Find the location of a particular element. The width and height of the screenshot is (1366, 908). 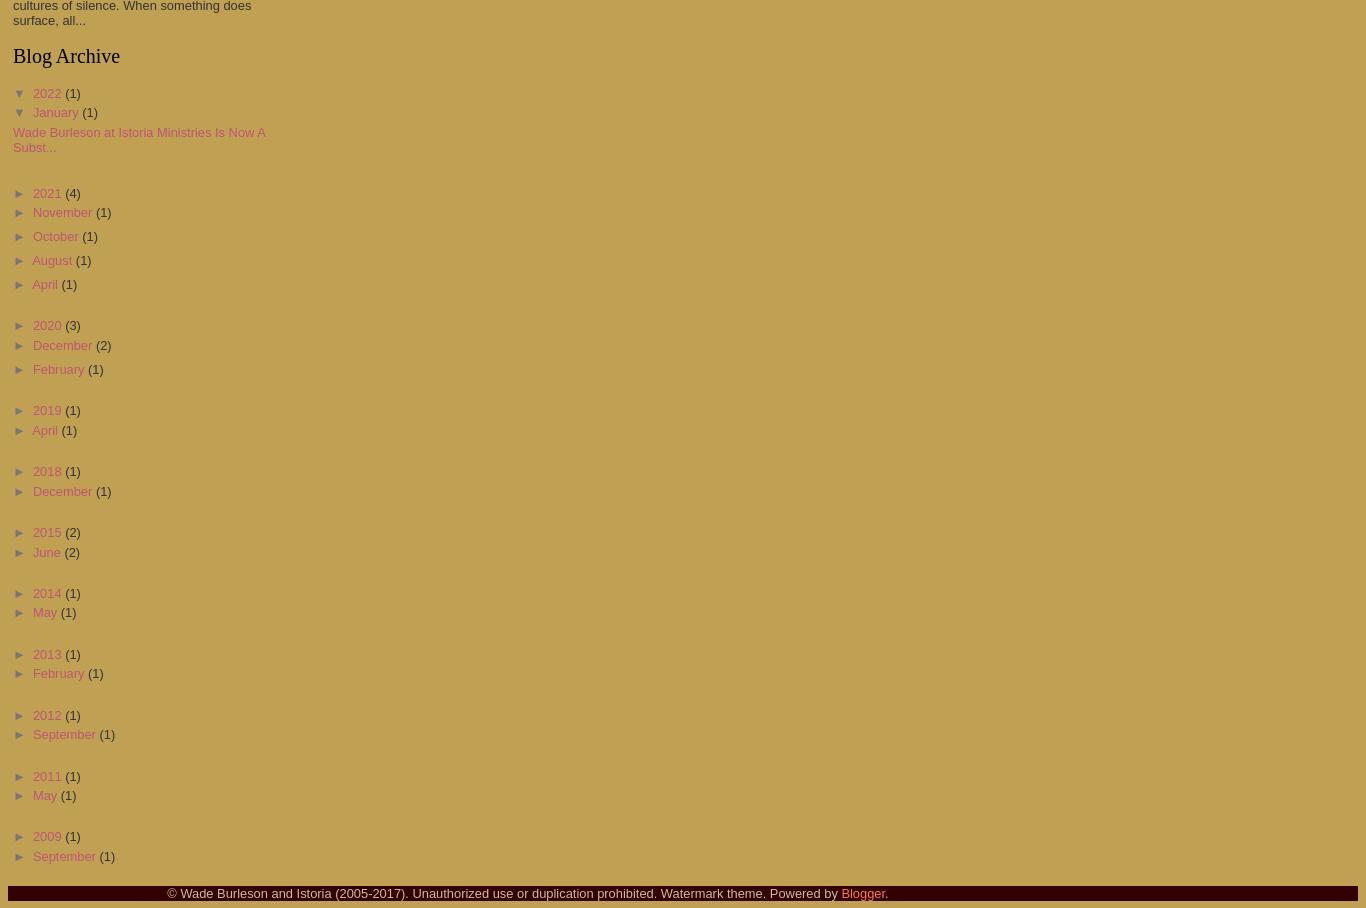

'Blog Archive' is located at coordinates (12, 56).